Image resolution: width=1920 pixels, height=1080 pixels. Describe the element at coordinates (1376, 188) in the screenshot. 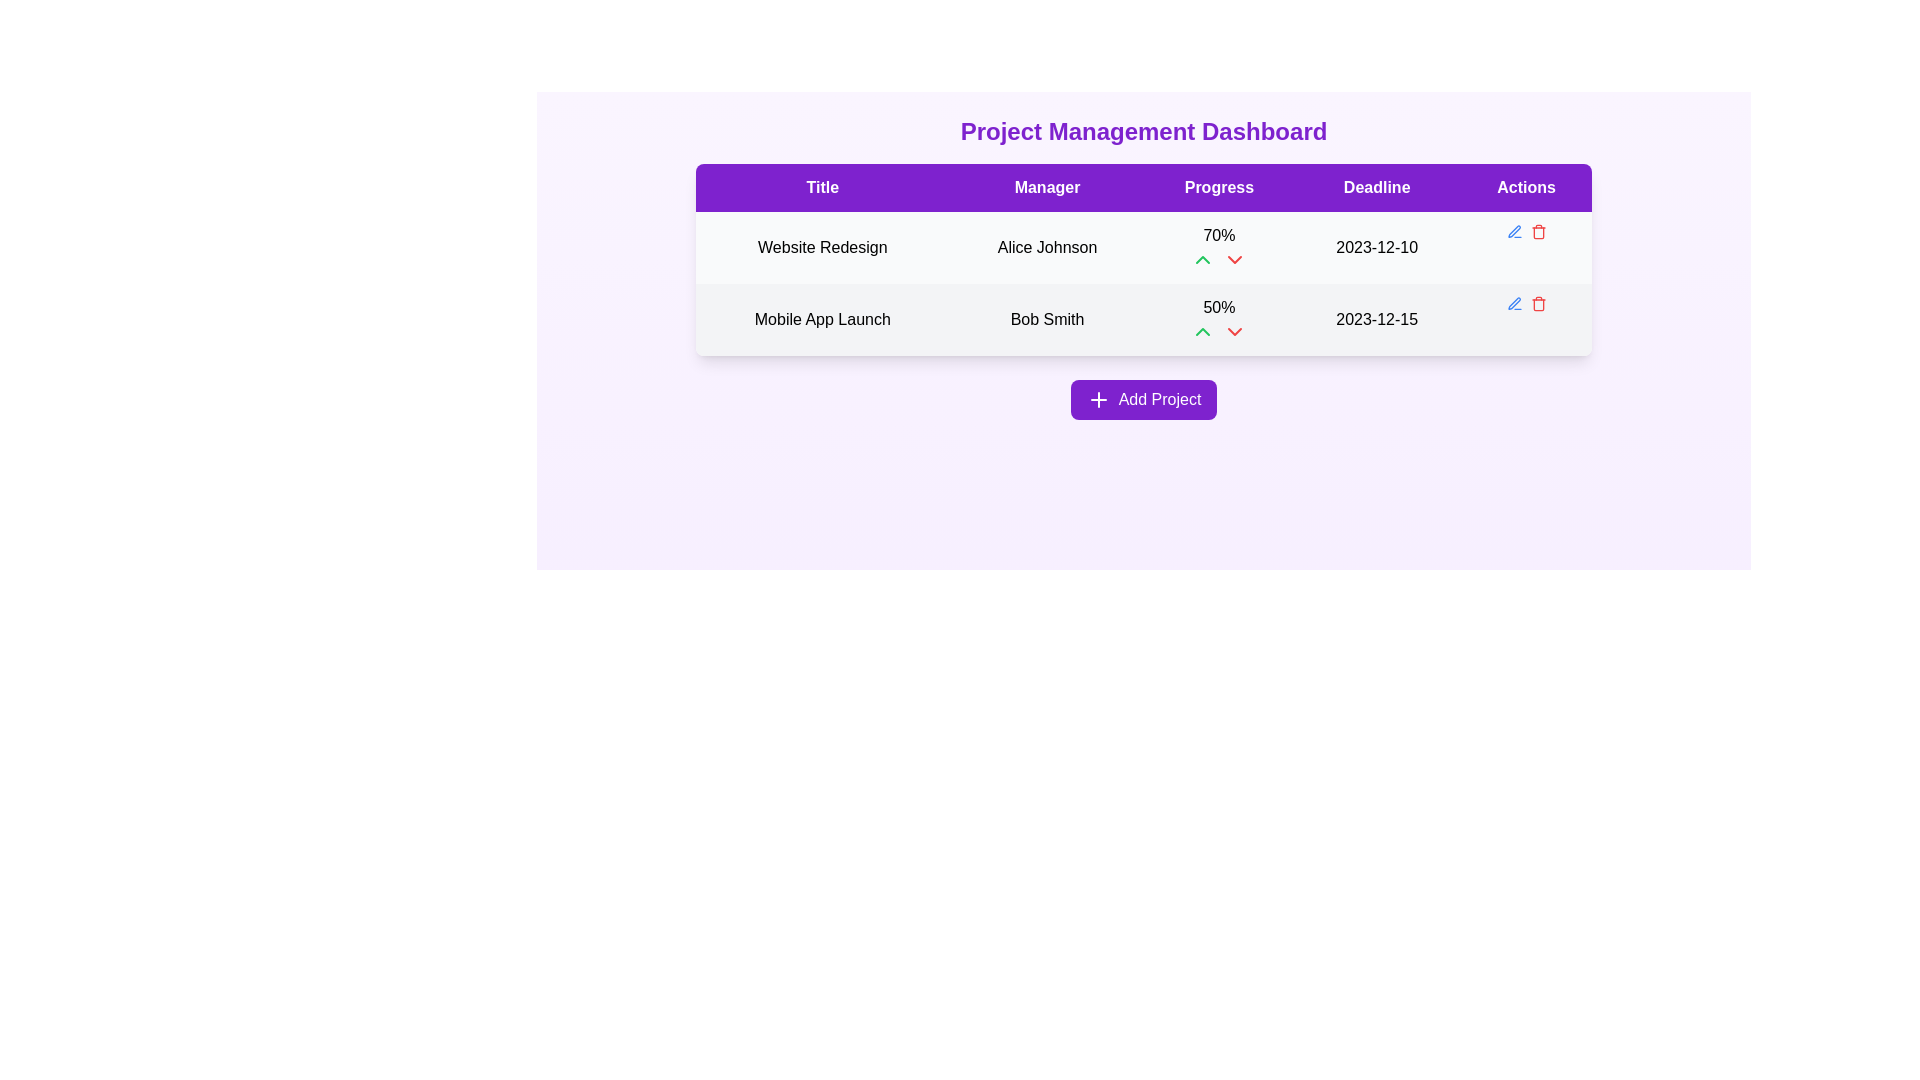

I see `the 'Deadline' header cell in the table, which is the fourth header in the sequence of five: 'Title', 'Manager', 'Progress', 'Deadline', and 'Actions'` at that location.